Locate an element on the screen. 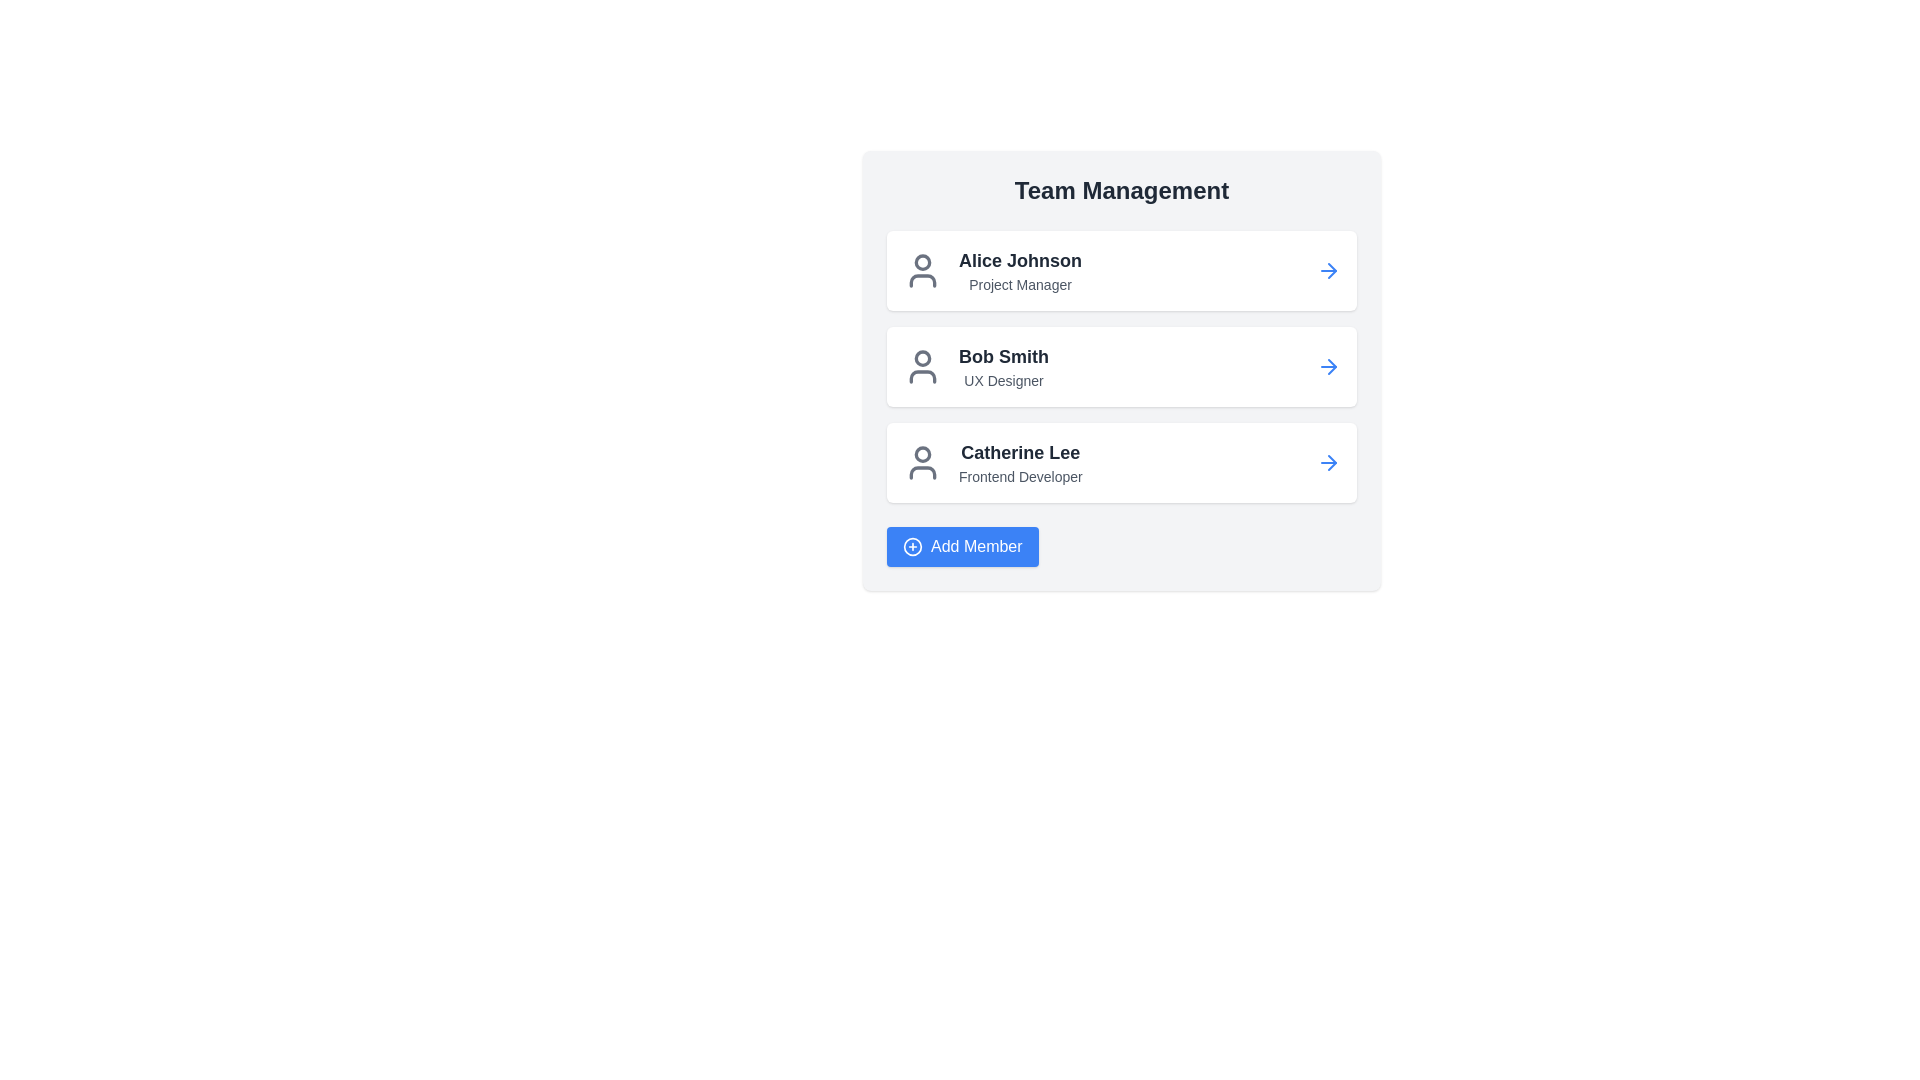 The height and width of the screenshot is (1080, 1920). the circular profile icon representing 'Alice Johnson' to focus on the user is located at coordinates (921, 270).